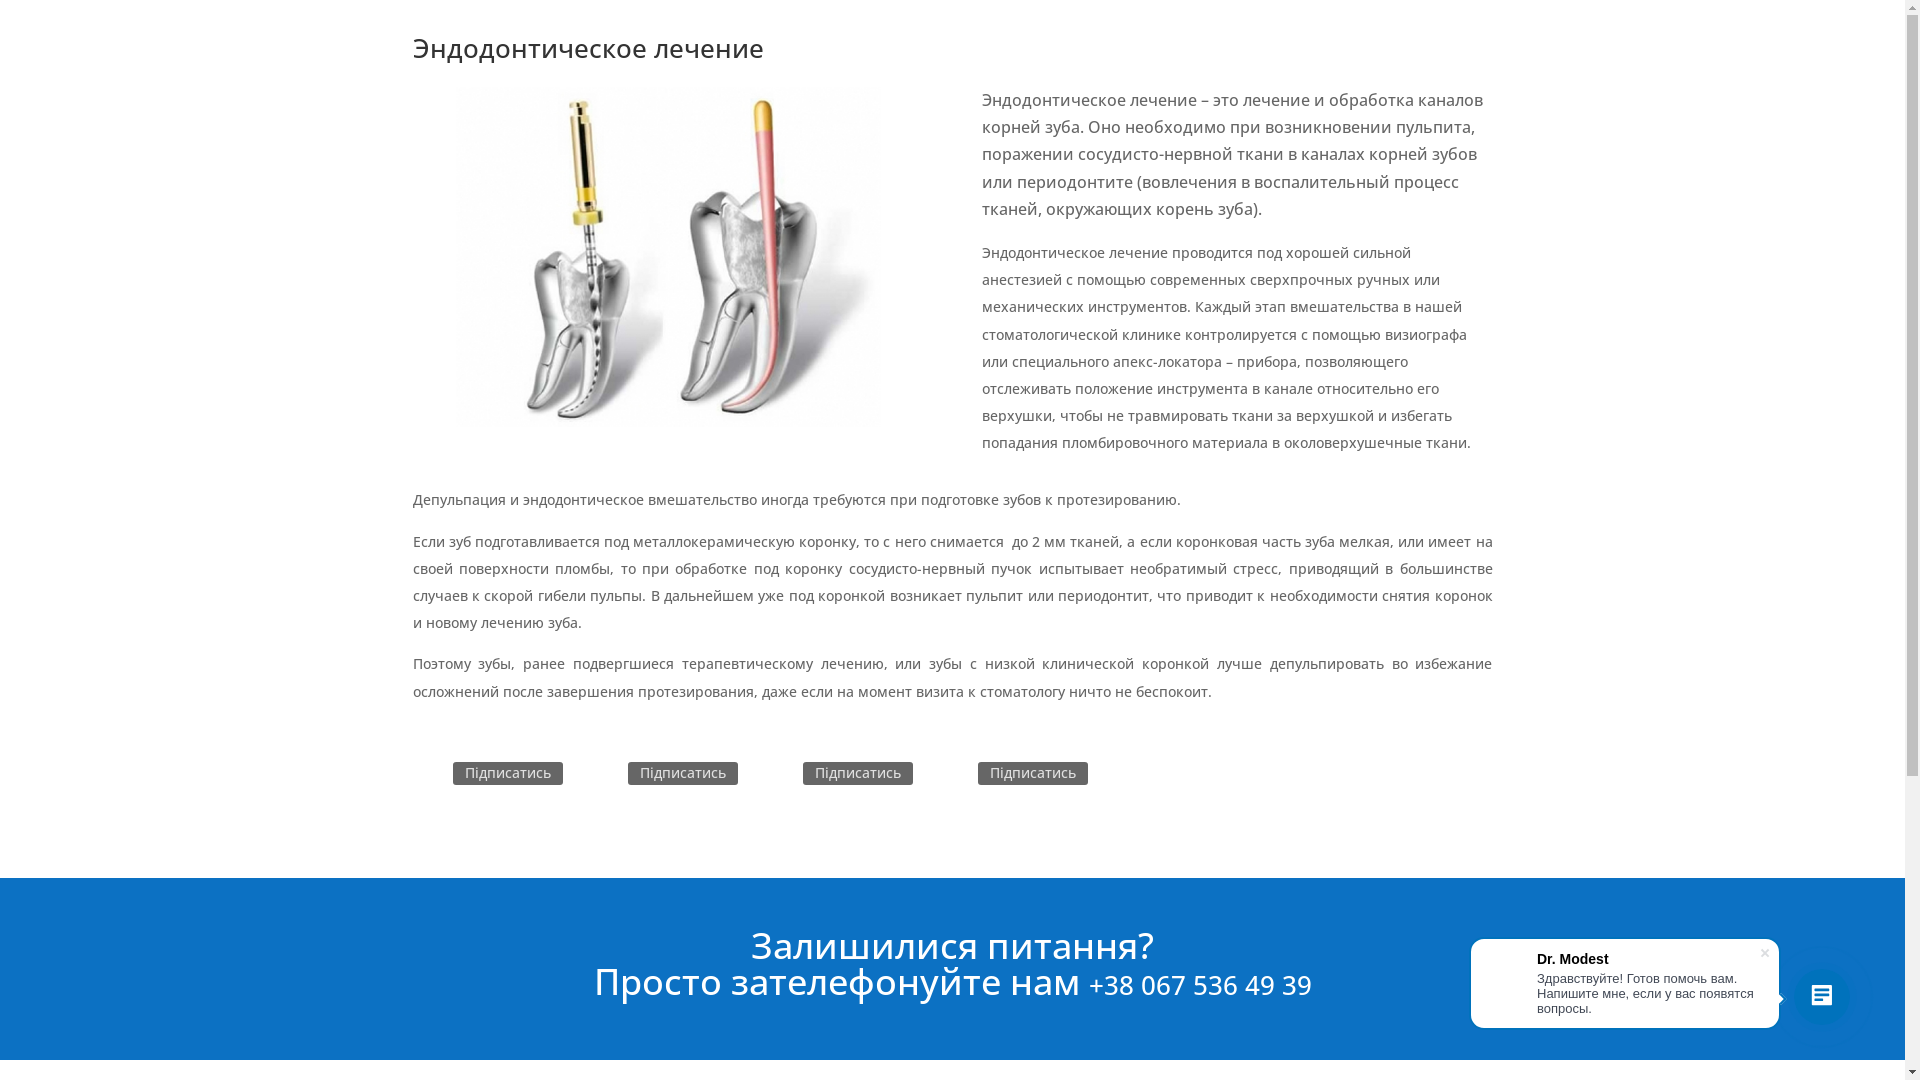  I want to click on '+38 ', so click(1112, 983).